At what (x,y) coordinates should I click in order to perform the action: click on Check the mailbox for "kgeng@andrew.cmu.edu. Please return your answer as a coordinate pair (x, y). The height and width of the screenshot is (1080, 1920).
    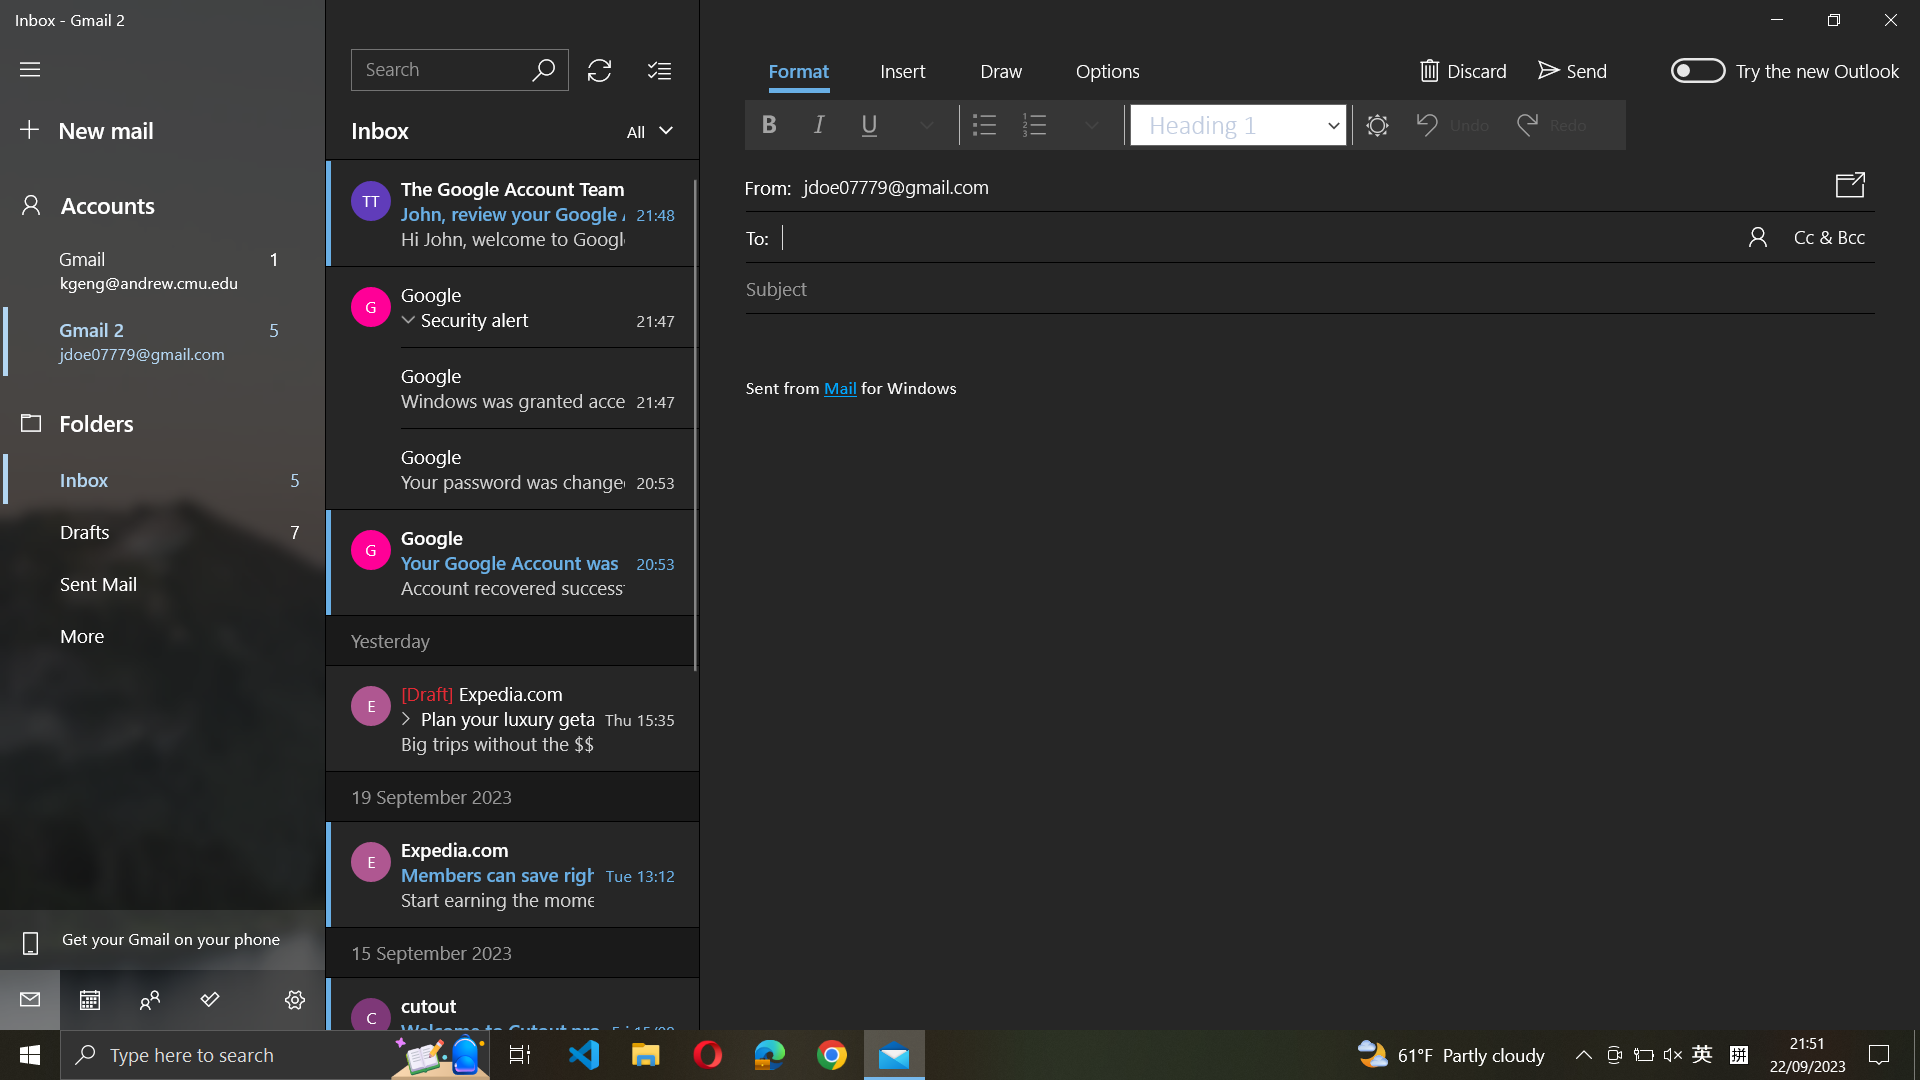
    Looking at the image, I should click on (646, 130).